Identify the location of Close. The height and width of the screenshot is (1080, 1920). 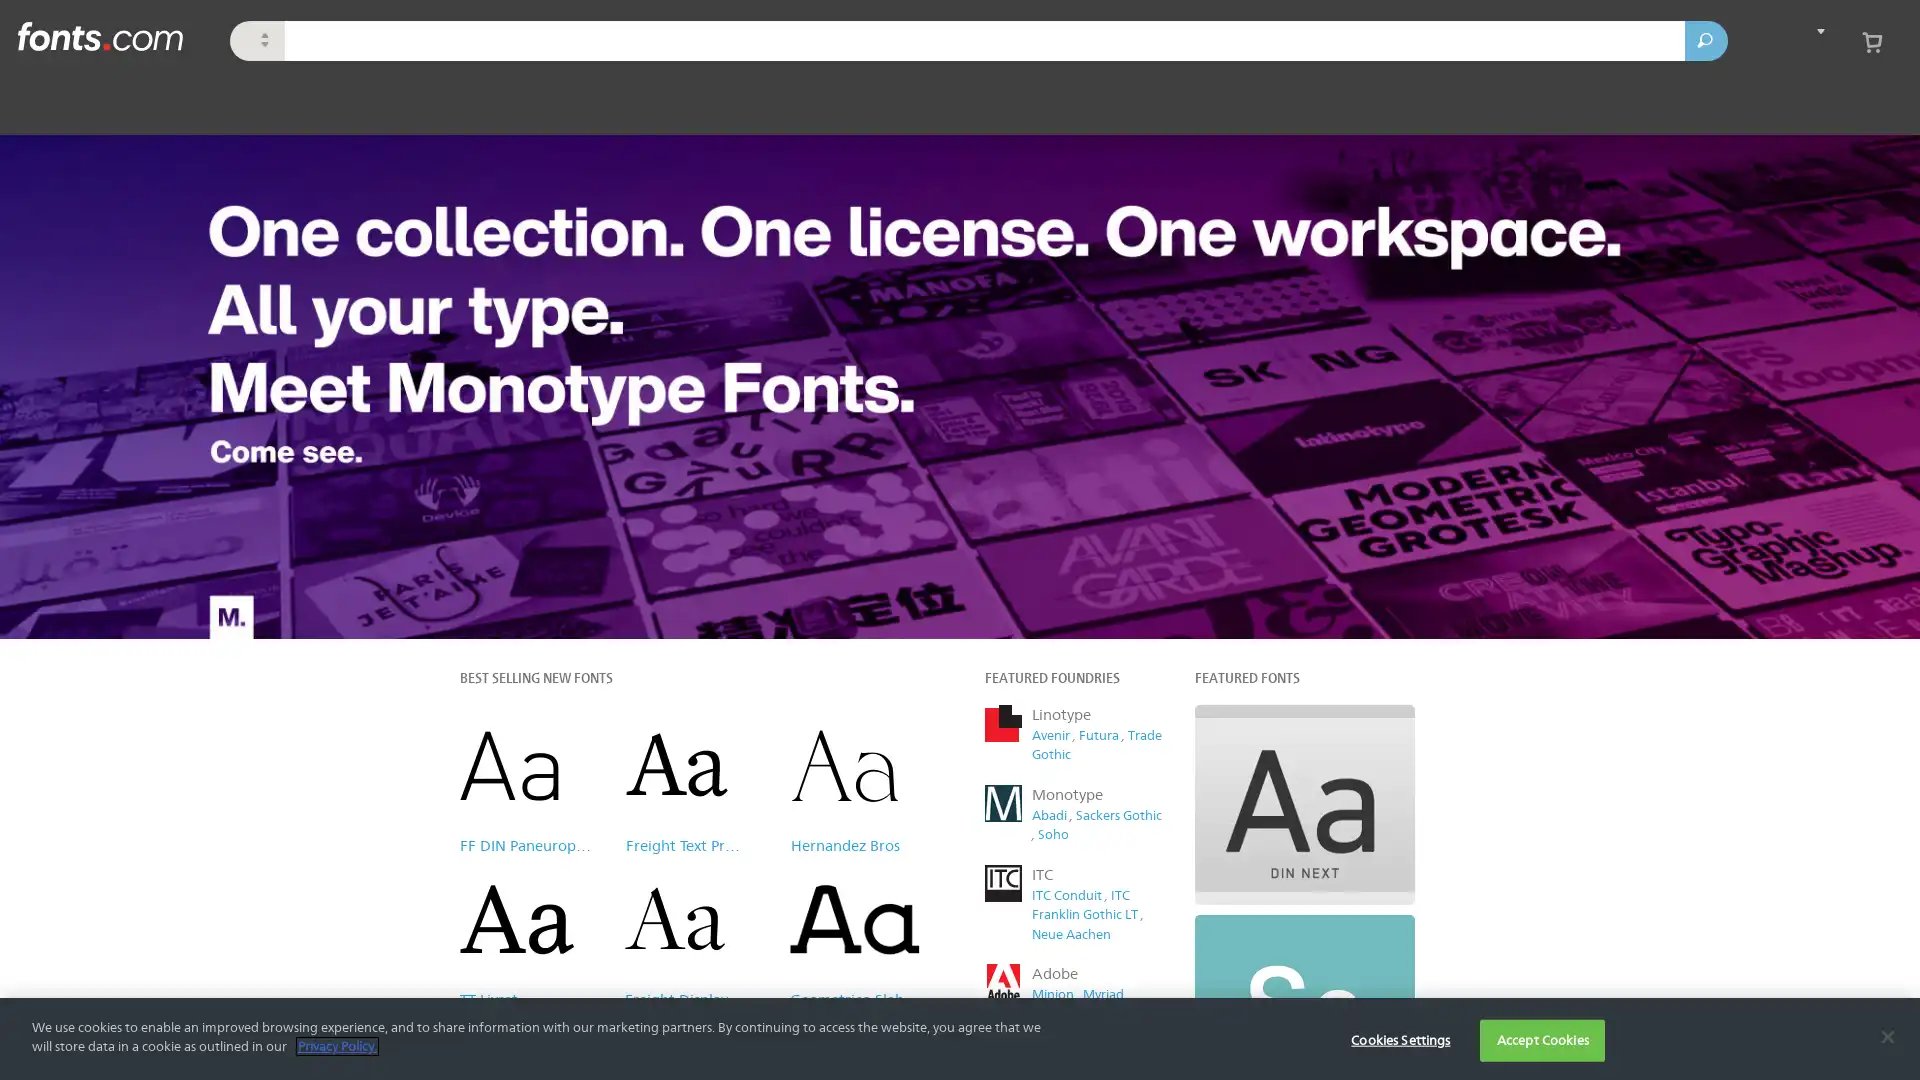
(1886, 1035).